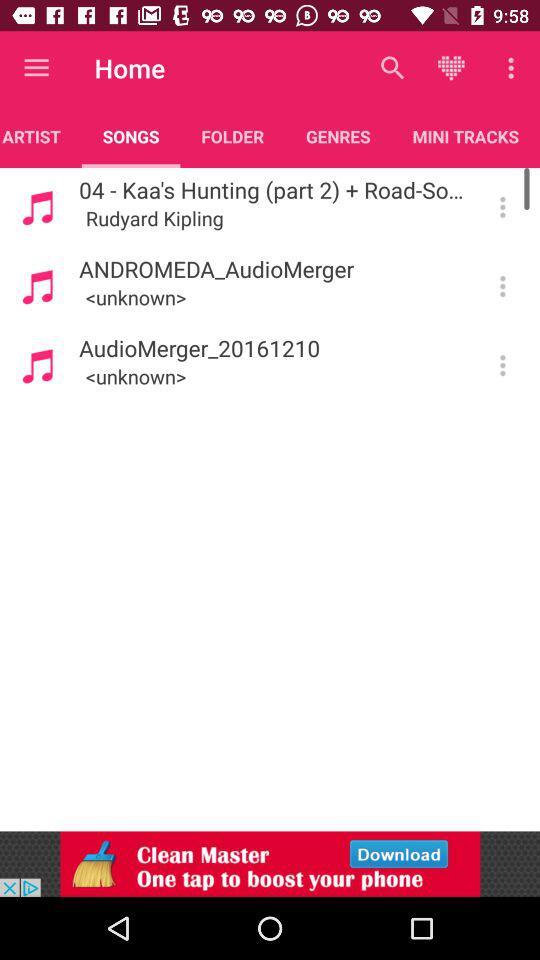 The width and height of the screenshot is (540, 960). What do you see at coordinates (270, 863) in the screenshot?
I see `hit clean master` at bounding box center [270, 863].